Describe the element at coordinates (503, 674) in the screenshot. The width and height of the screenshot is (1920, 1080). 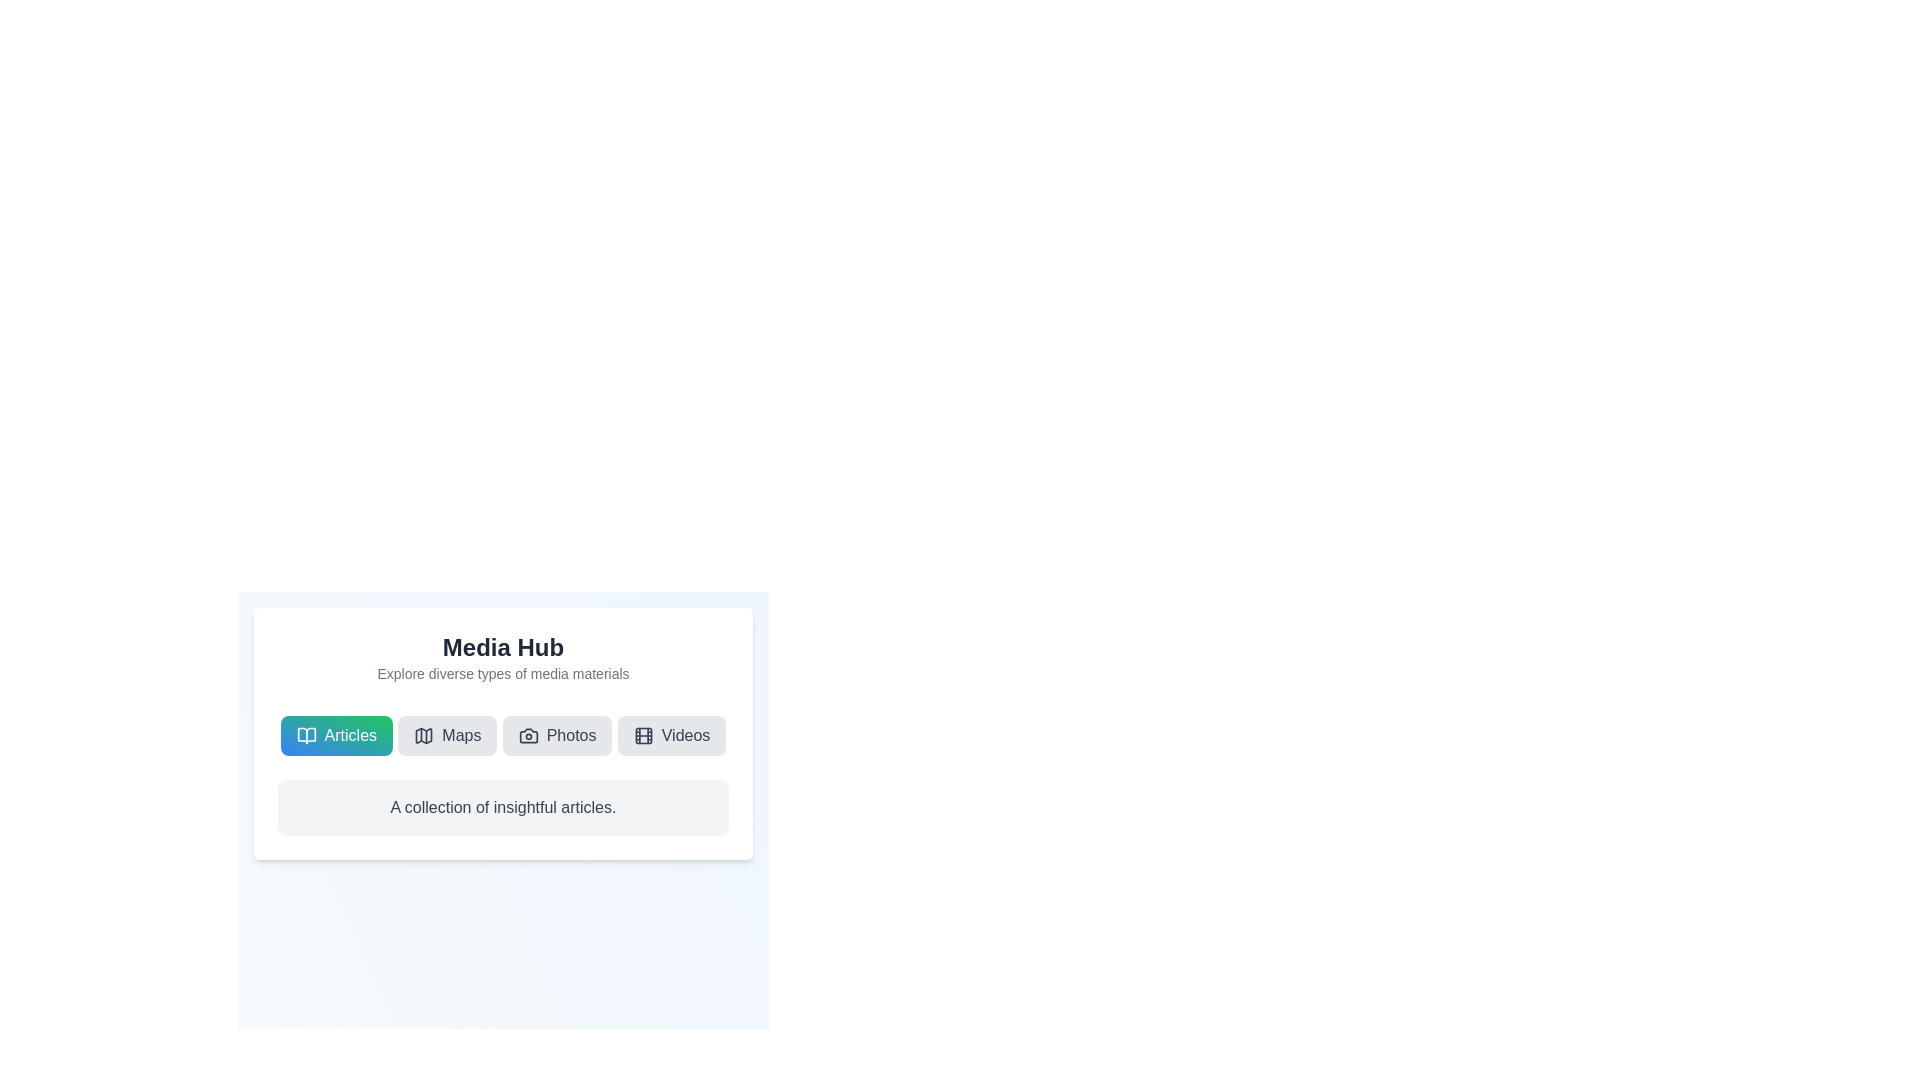
I see `the static text that reads 'Explore diverse types of media materials', which is centered below the title 'Media Hub'` at that location.